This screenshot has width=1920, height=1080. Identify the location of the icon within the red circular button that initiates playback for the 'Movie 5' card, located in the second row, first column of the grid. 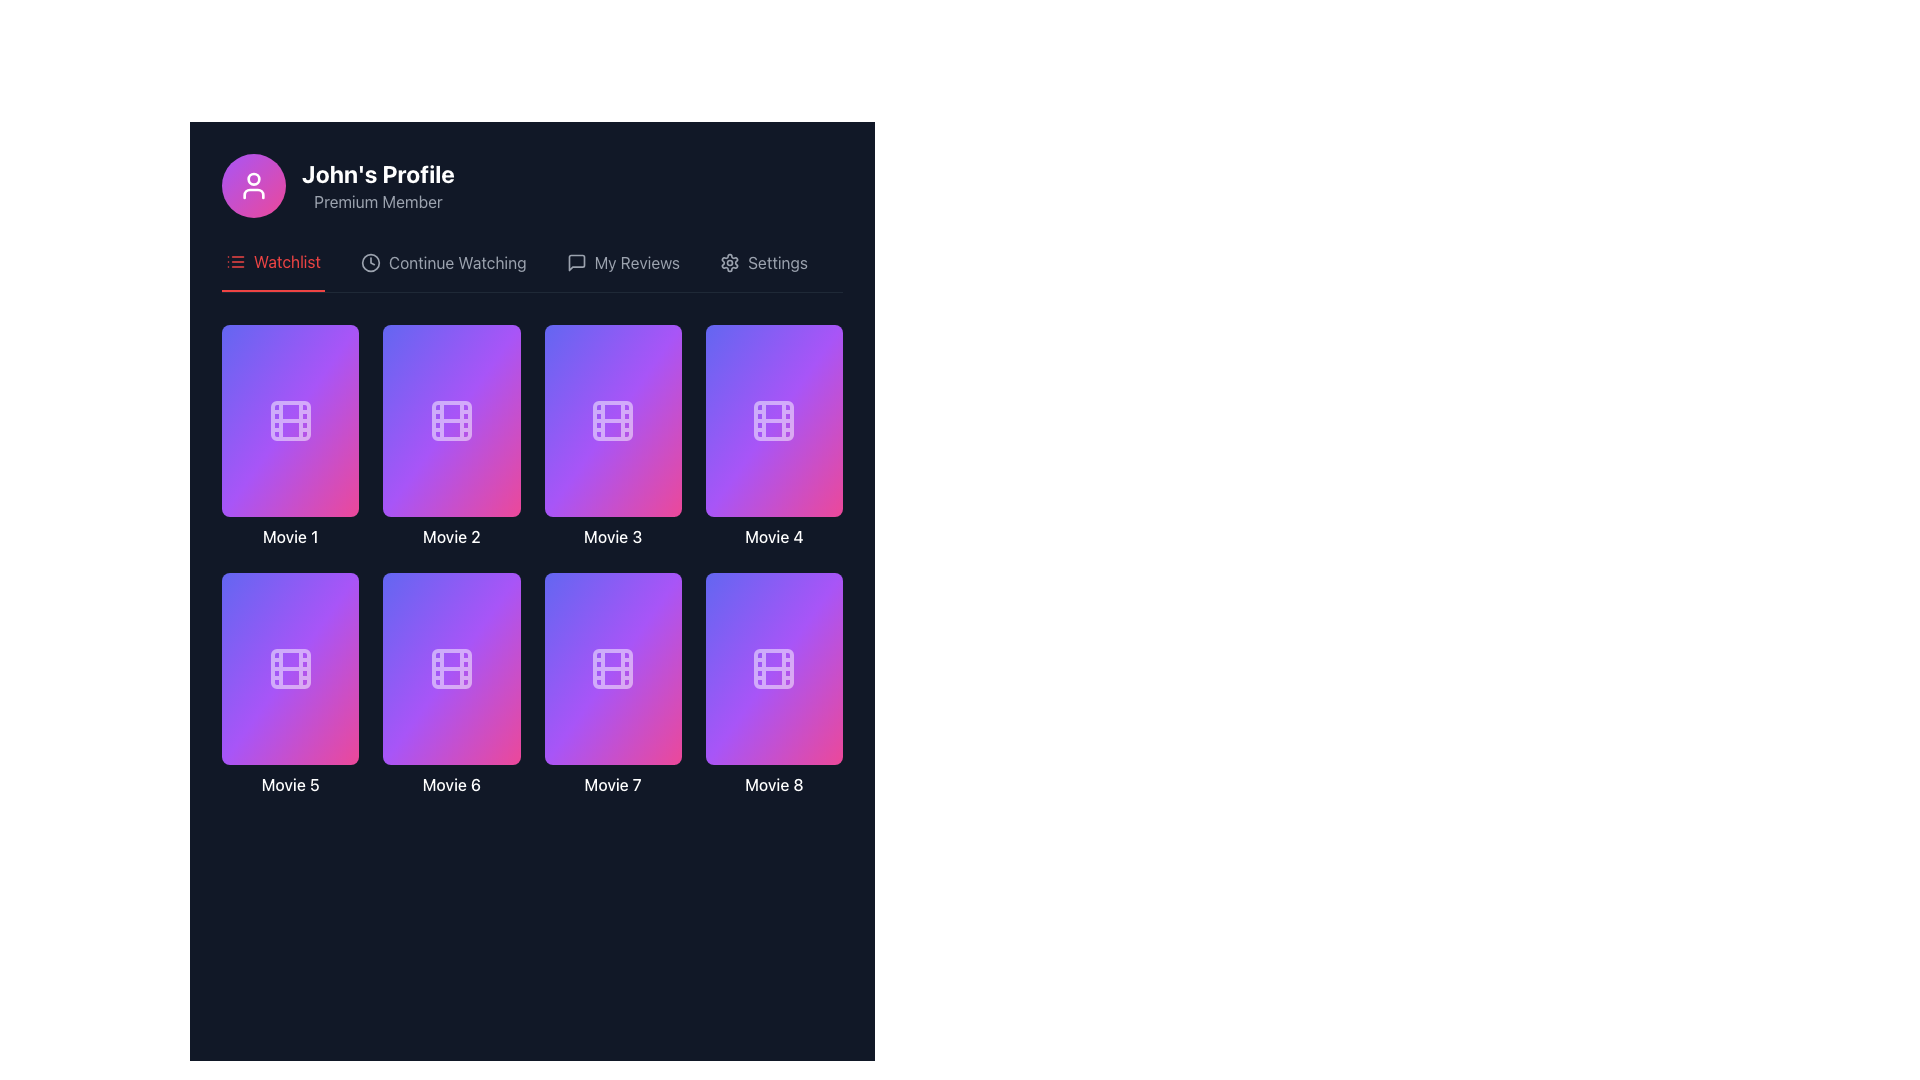
(289, 659).